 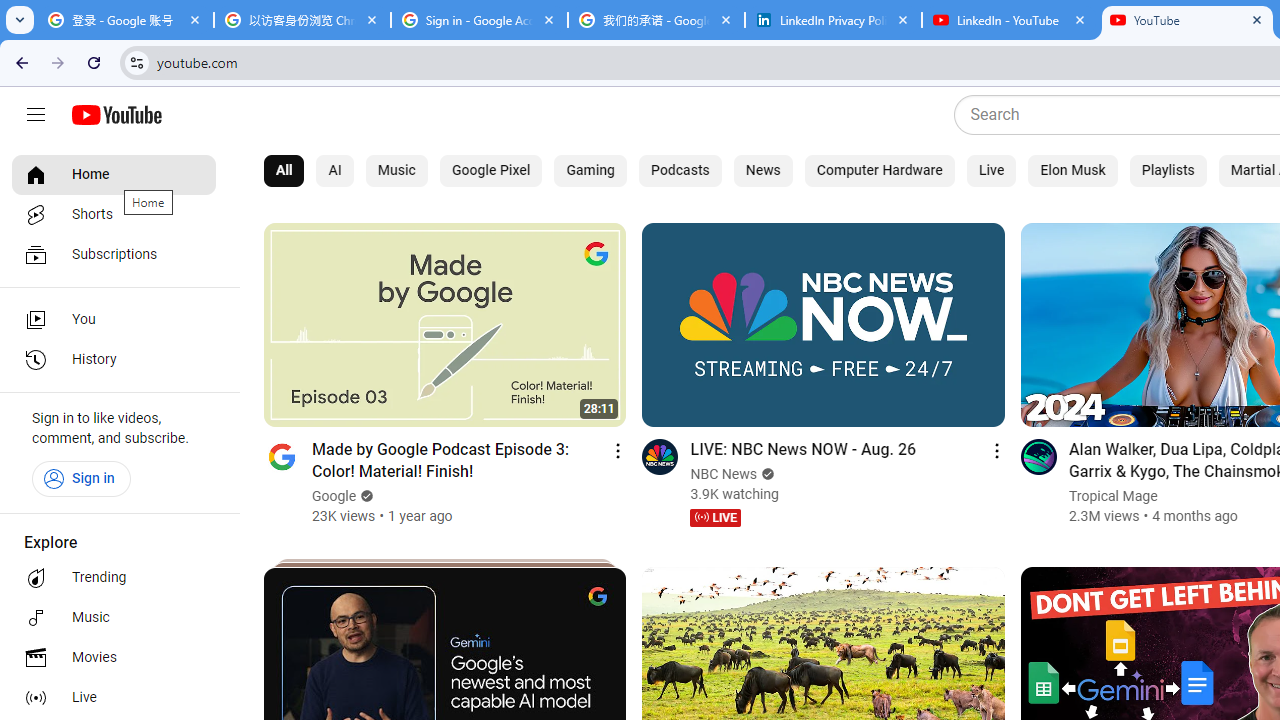 What do you see at coordinates (112, 578) in the screenshot?
I see `'Trending'` at bounding box center [112, 578].